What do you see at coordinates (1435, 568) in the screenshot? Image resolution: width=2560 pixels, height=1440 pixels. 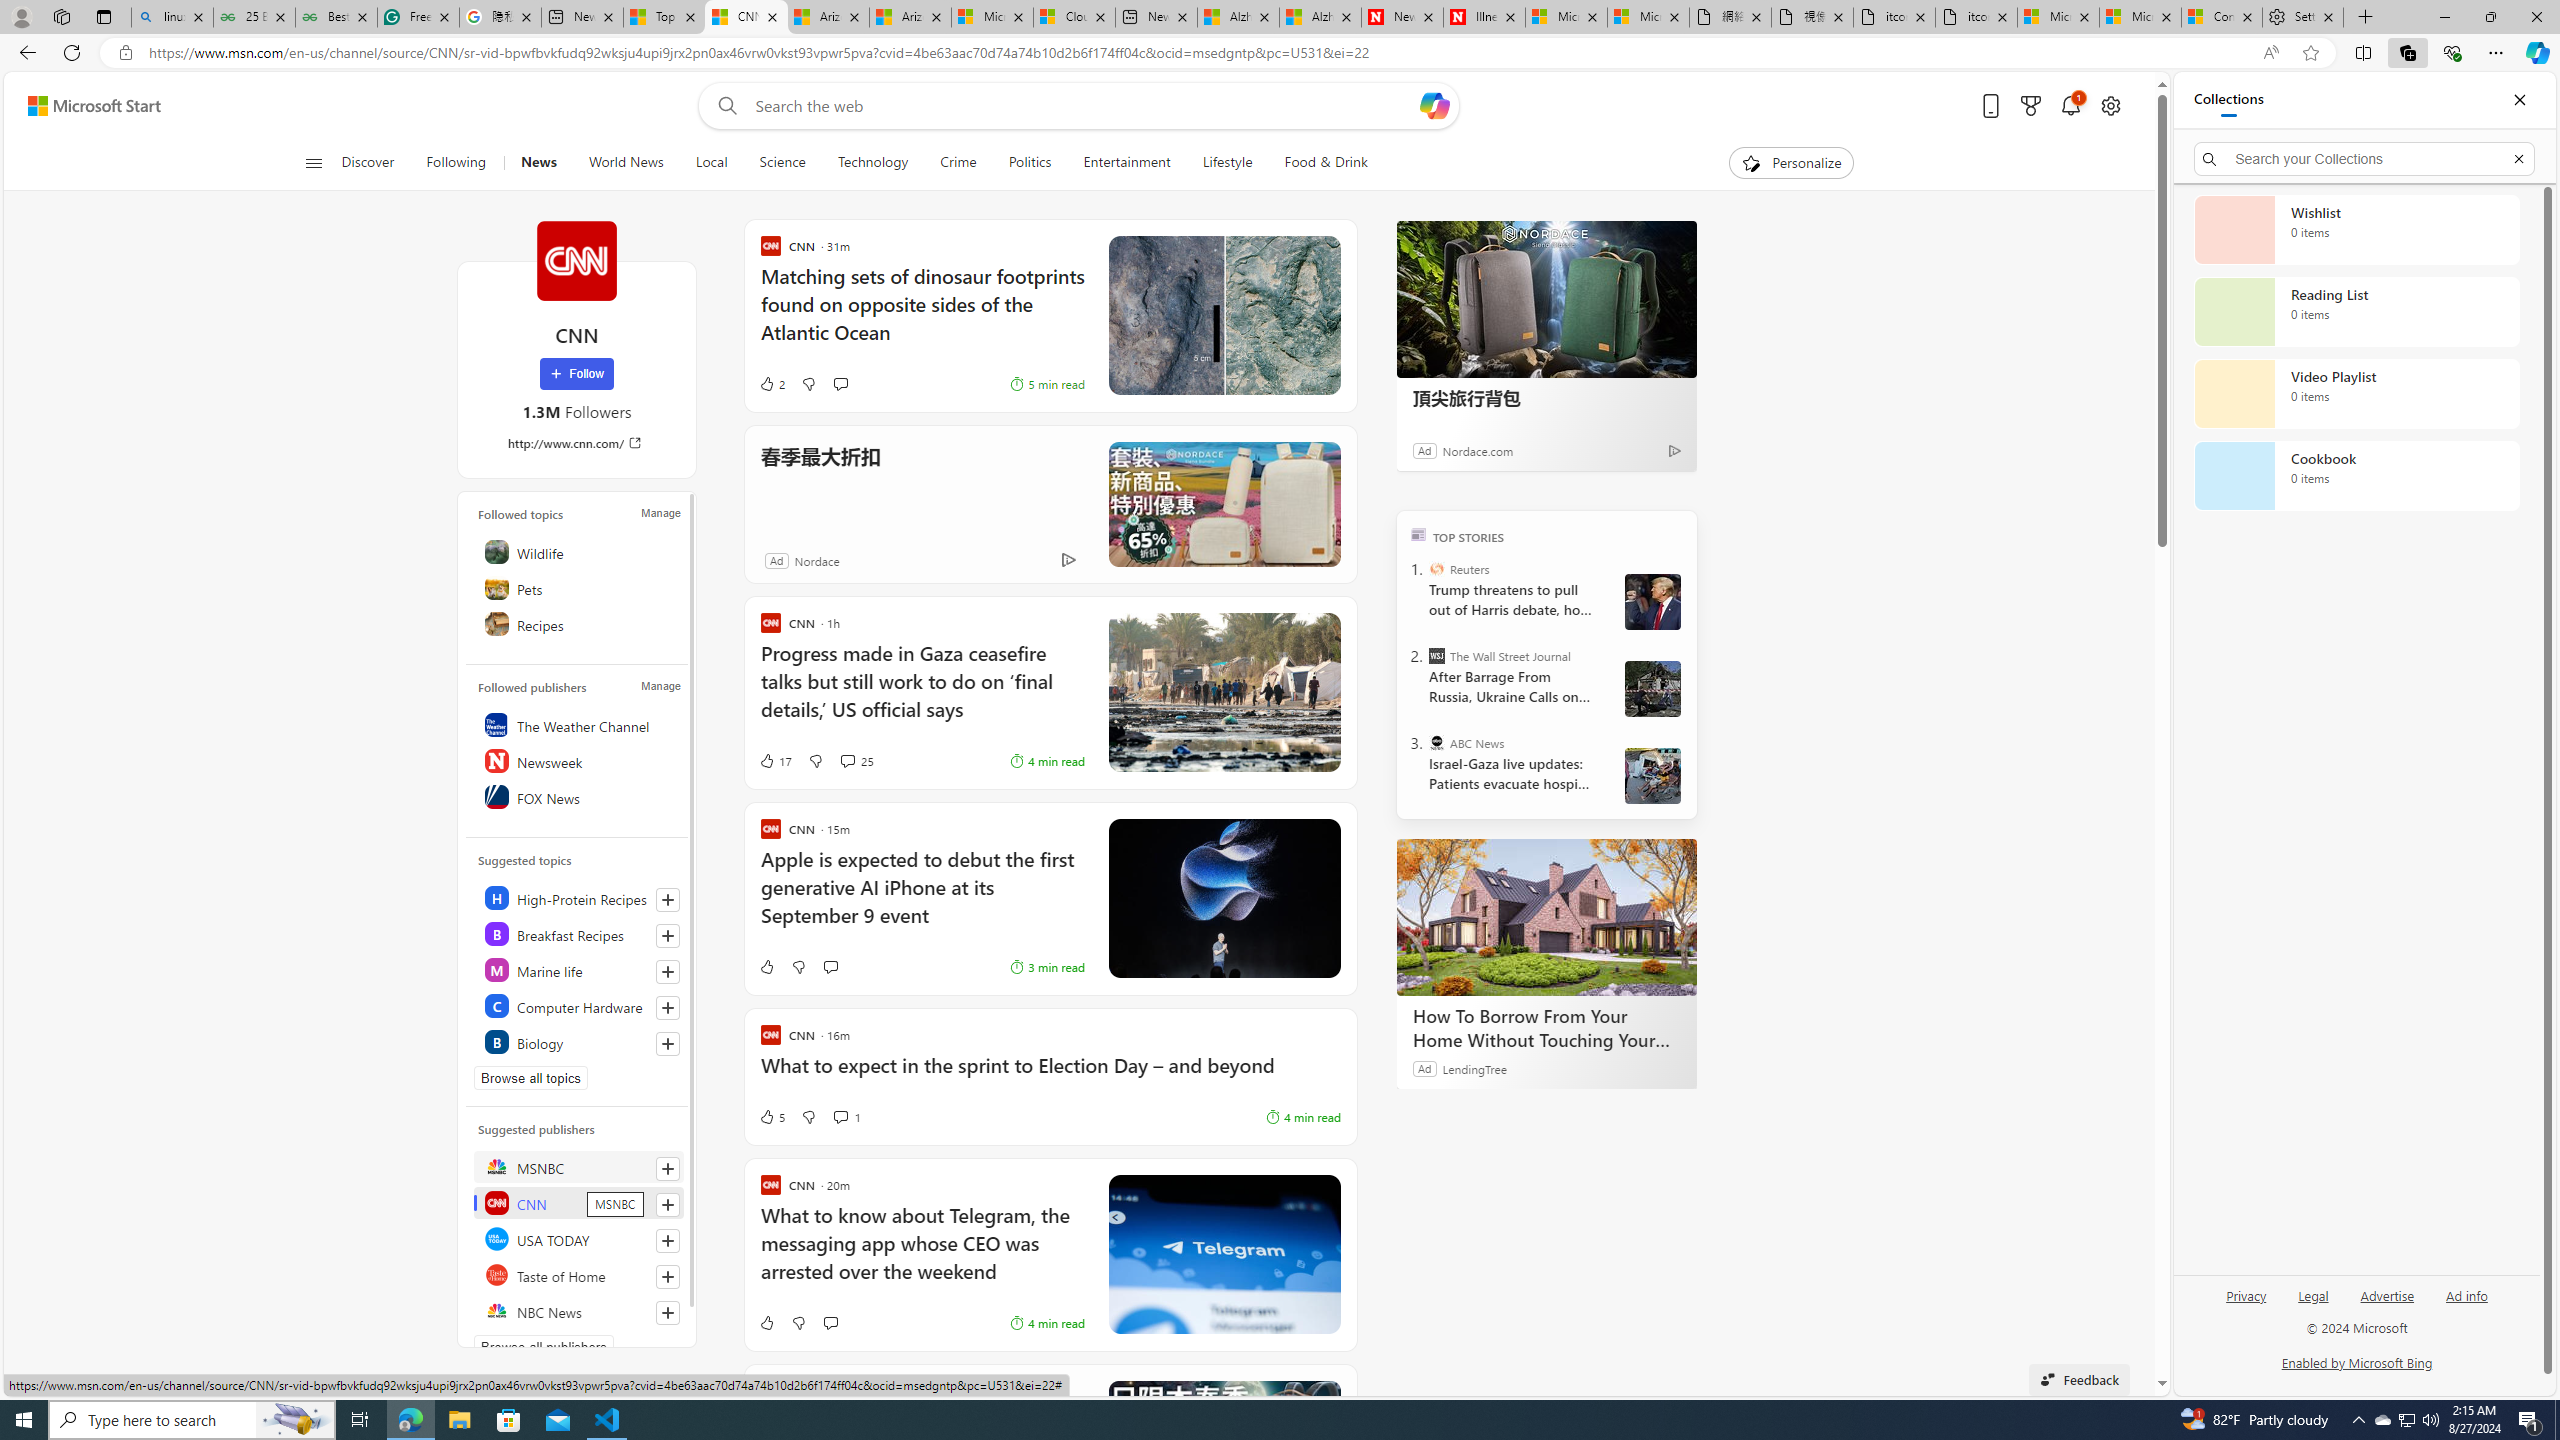 I see `'Reuters'` at bounding box center [1435, 568].